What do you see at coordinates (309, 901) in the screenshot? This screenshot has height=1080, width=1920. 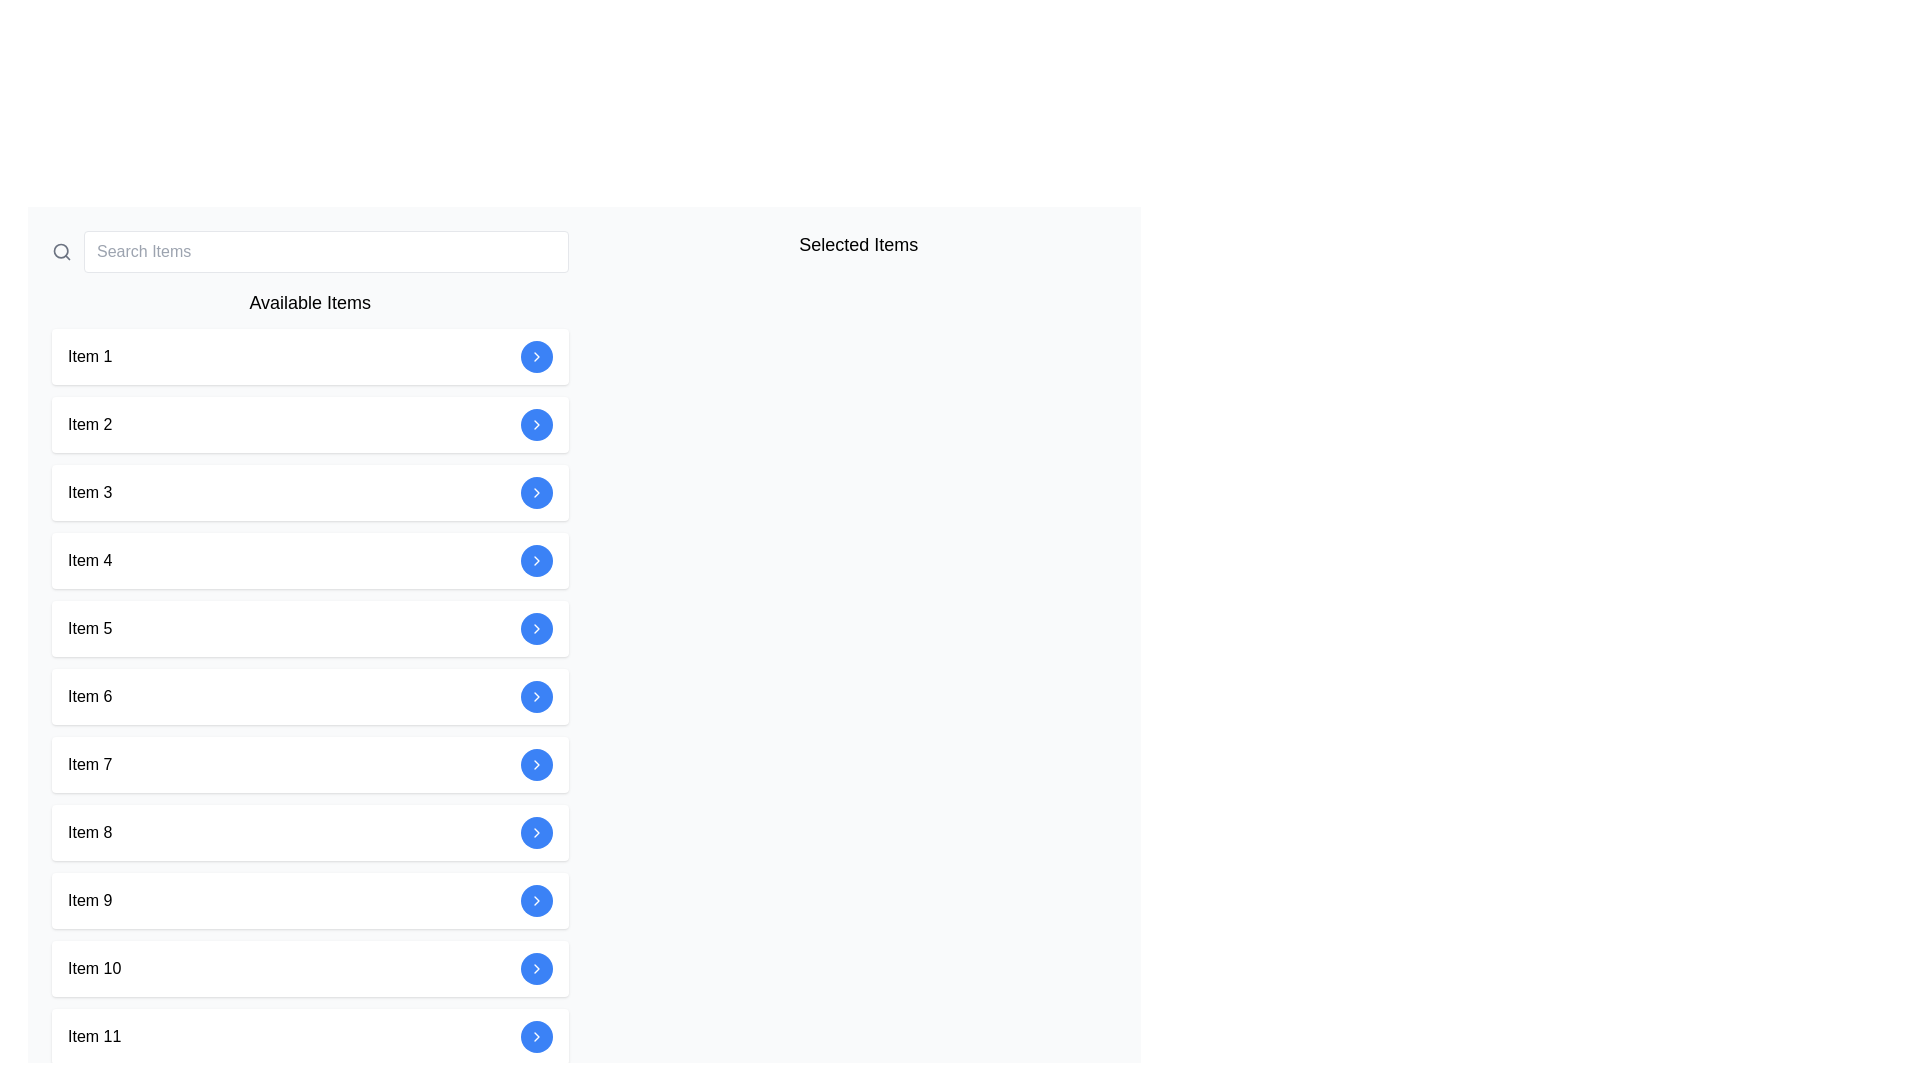 I see `the actionable list item representing 'Item 9', located in a vertically stacked list between 'Item 8' and 'Item 10'` at bounding box center [309, 901].